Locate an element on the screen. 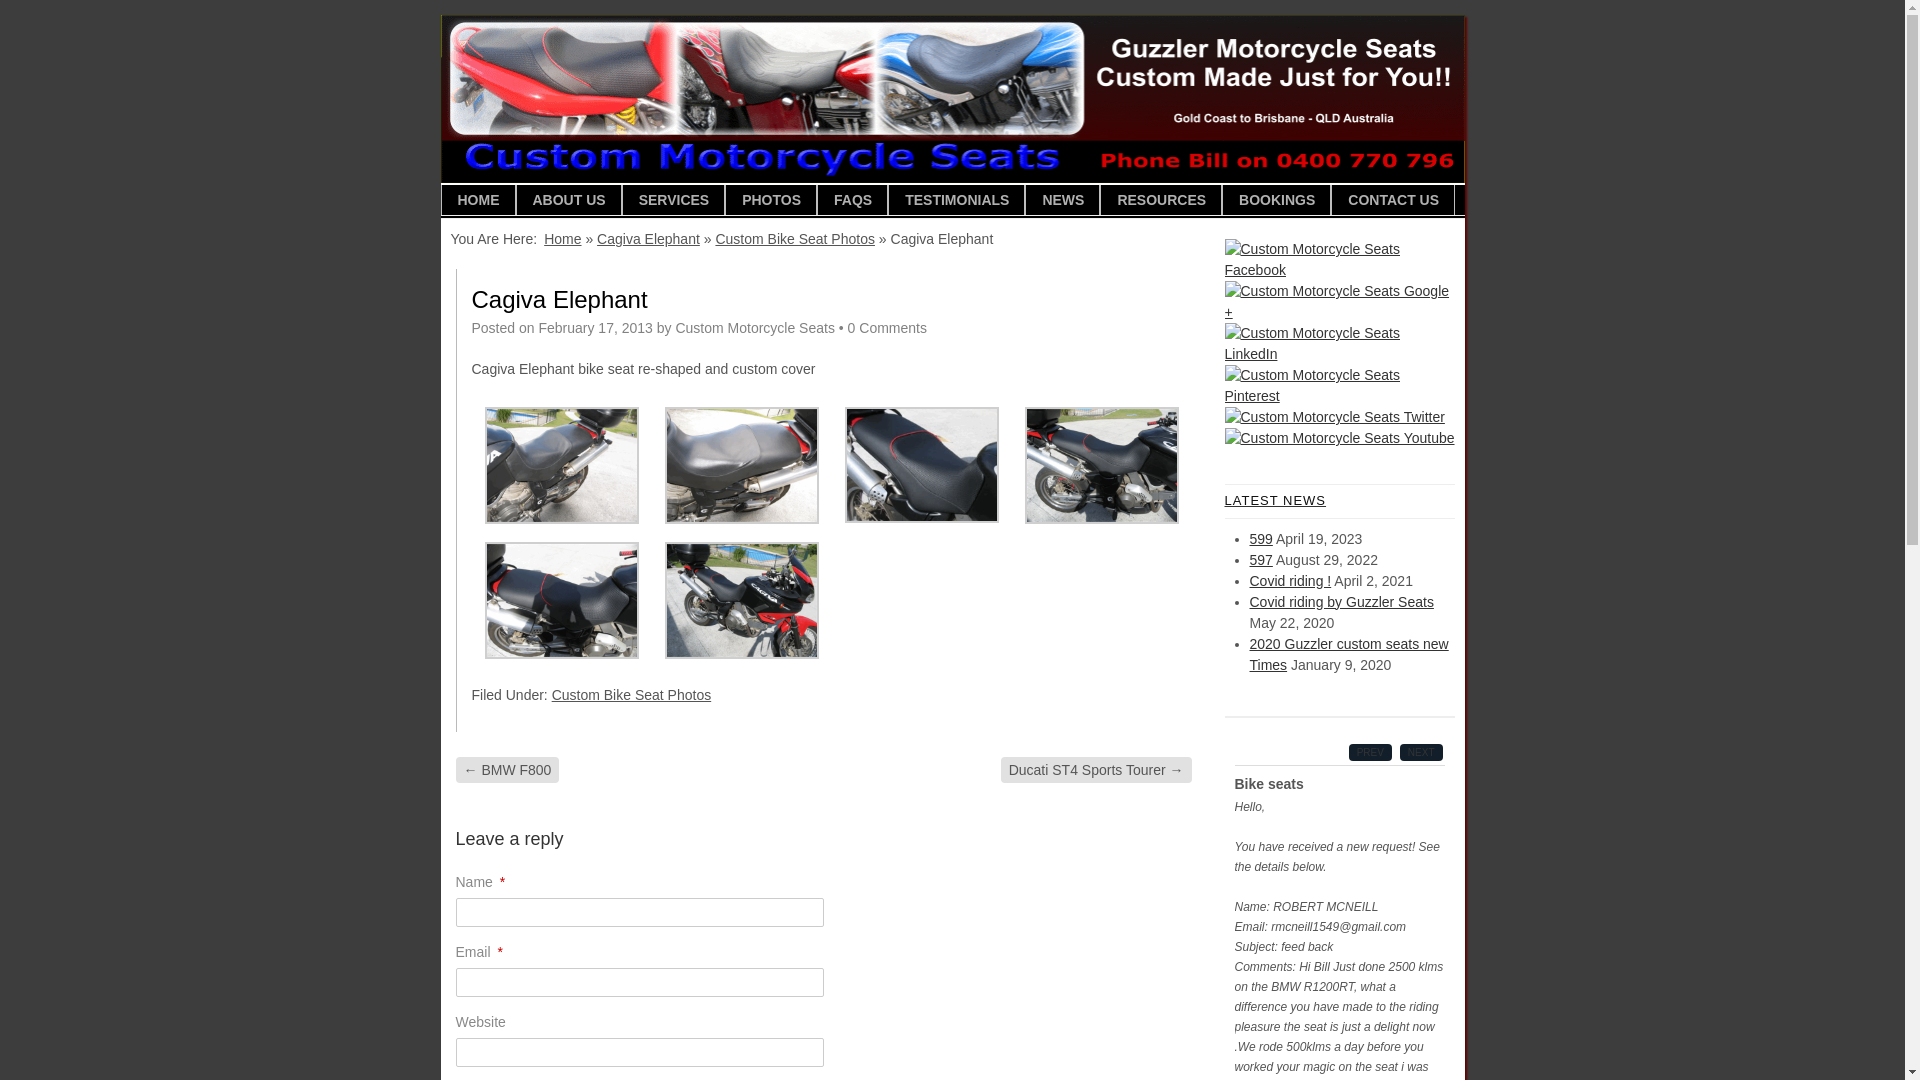  'Custom Motorcycle Seats Google +' is located at coordinates (1339, 301).